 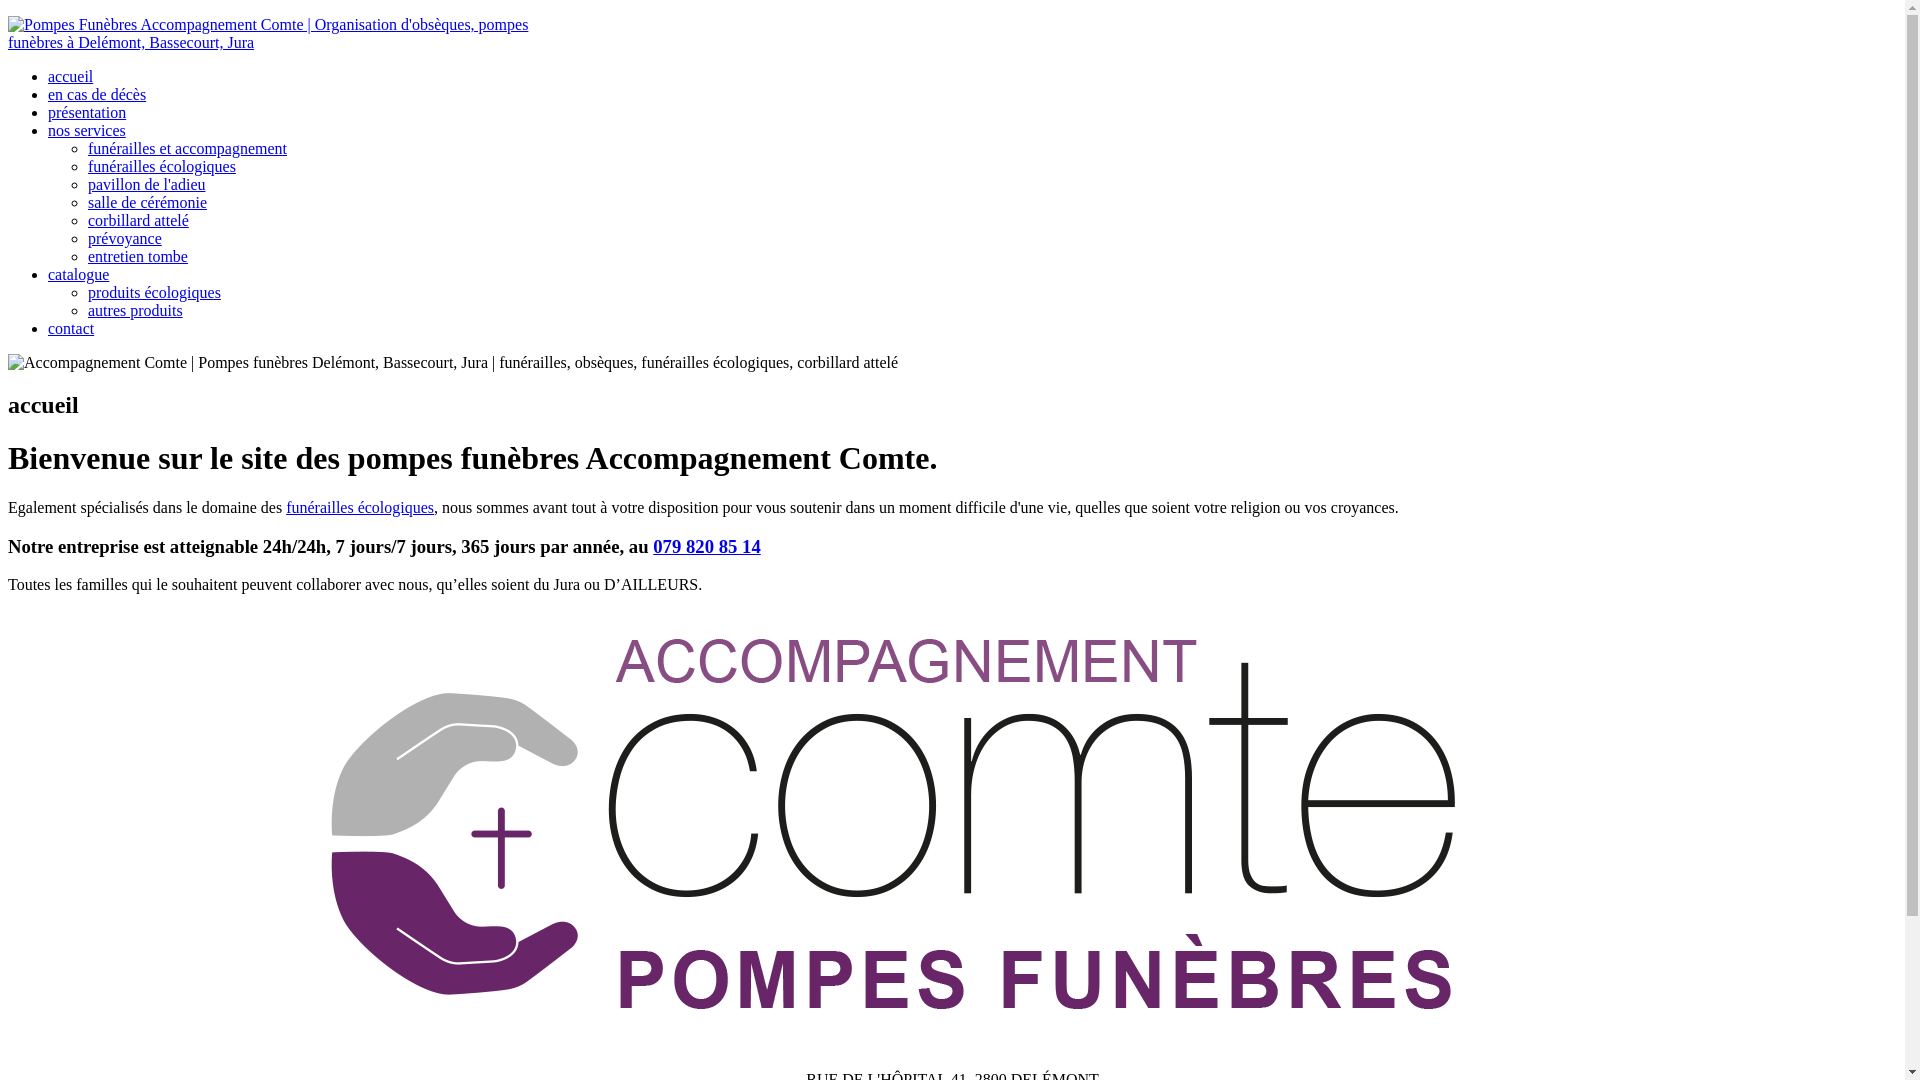 What do you see at coordinates (70, 75) in the screenshot?
I see `'accueil'` at bounding box center [70, 75].